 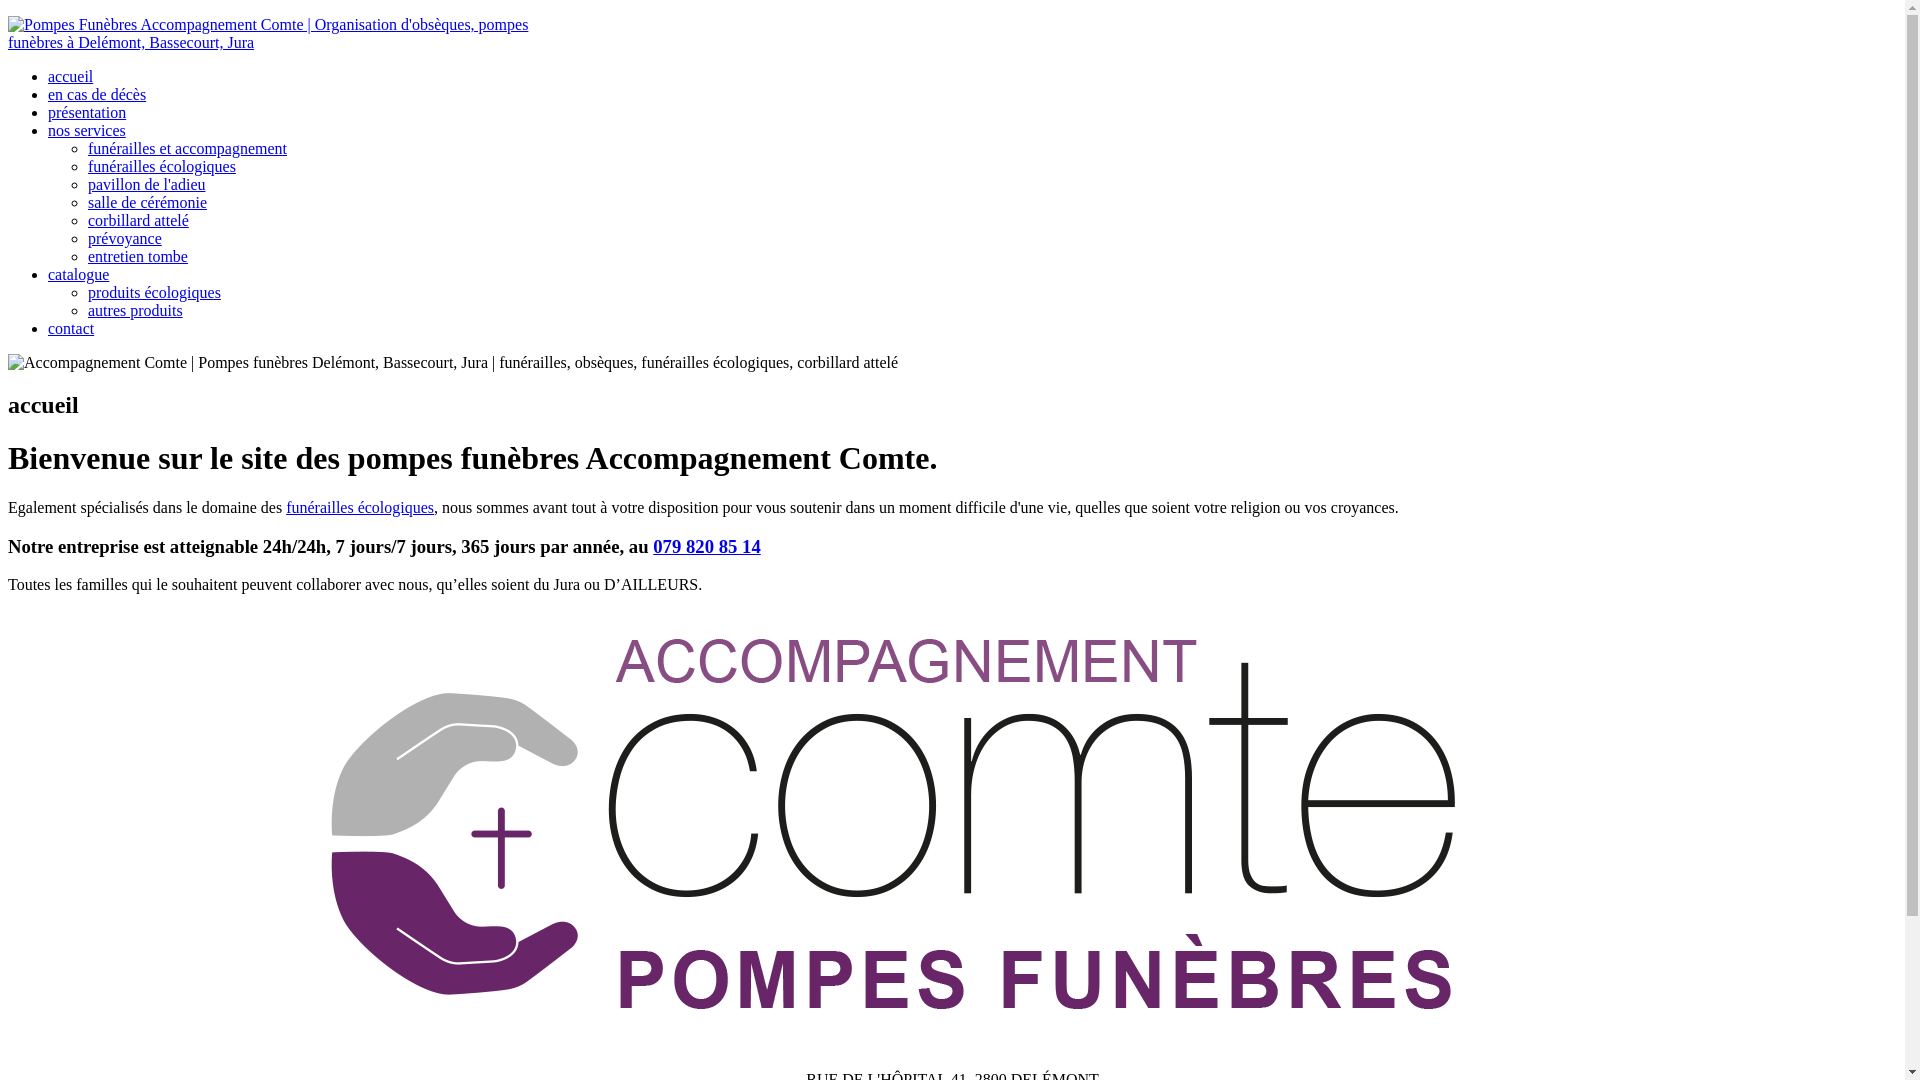 What do you see at coordinates (70, 75) in the screenshot?
I see `'accueil'` at bounding box center [70, 75].